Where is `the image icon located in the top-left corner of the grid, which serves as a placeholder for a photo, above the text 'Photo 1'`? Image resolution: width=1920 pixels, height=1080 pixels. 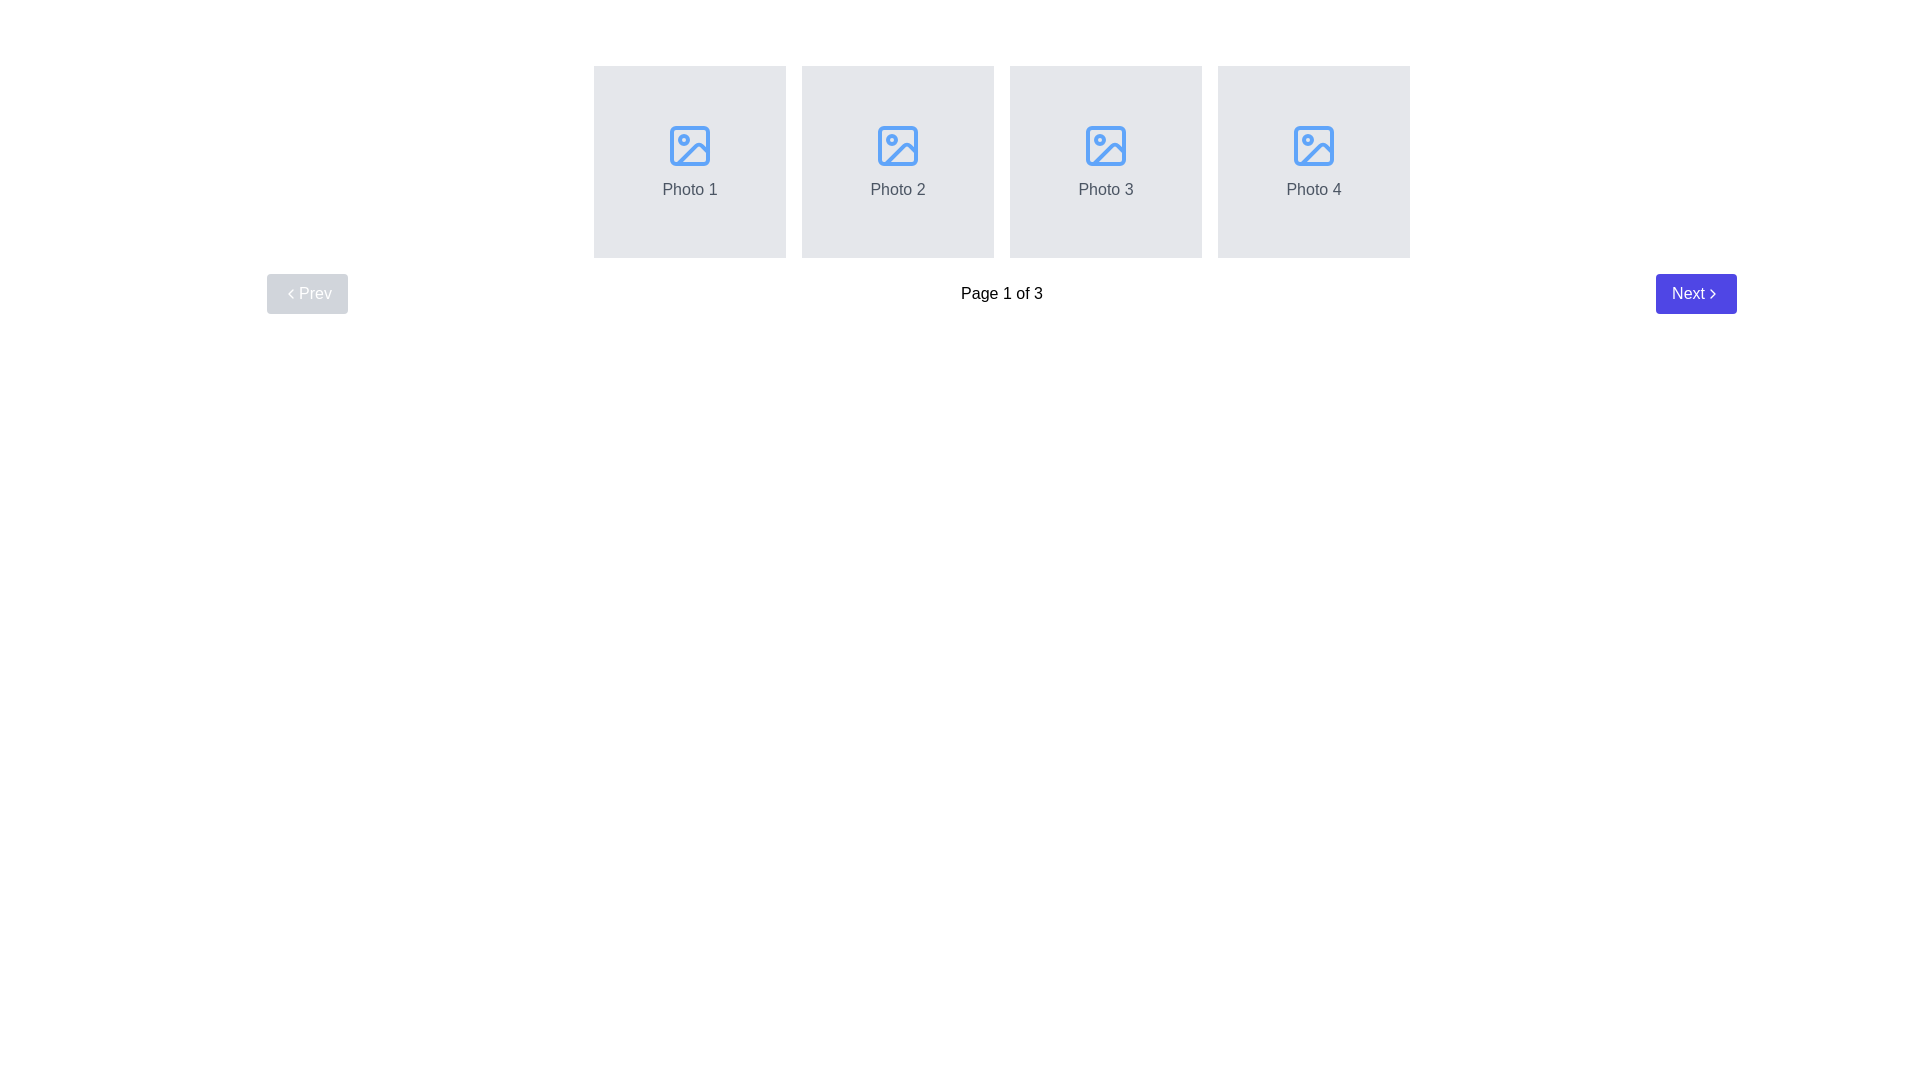 the image icon located in the top-left corner of the grid, which serves as a placeholder for a photo, above the text 'Photo 1' is located at coordinates (690, 145).